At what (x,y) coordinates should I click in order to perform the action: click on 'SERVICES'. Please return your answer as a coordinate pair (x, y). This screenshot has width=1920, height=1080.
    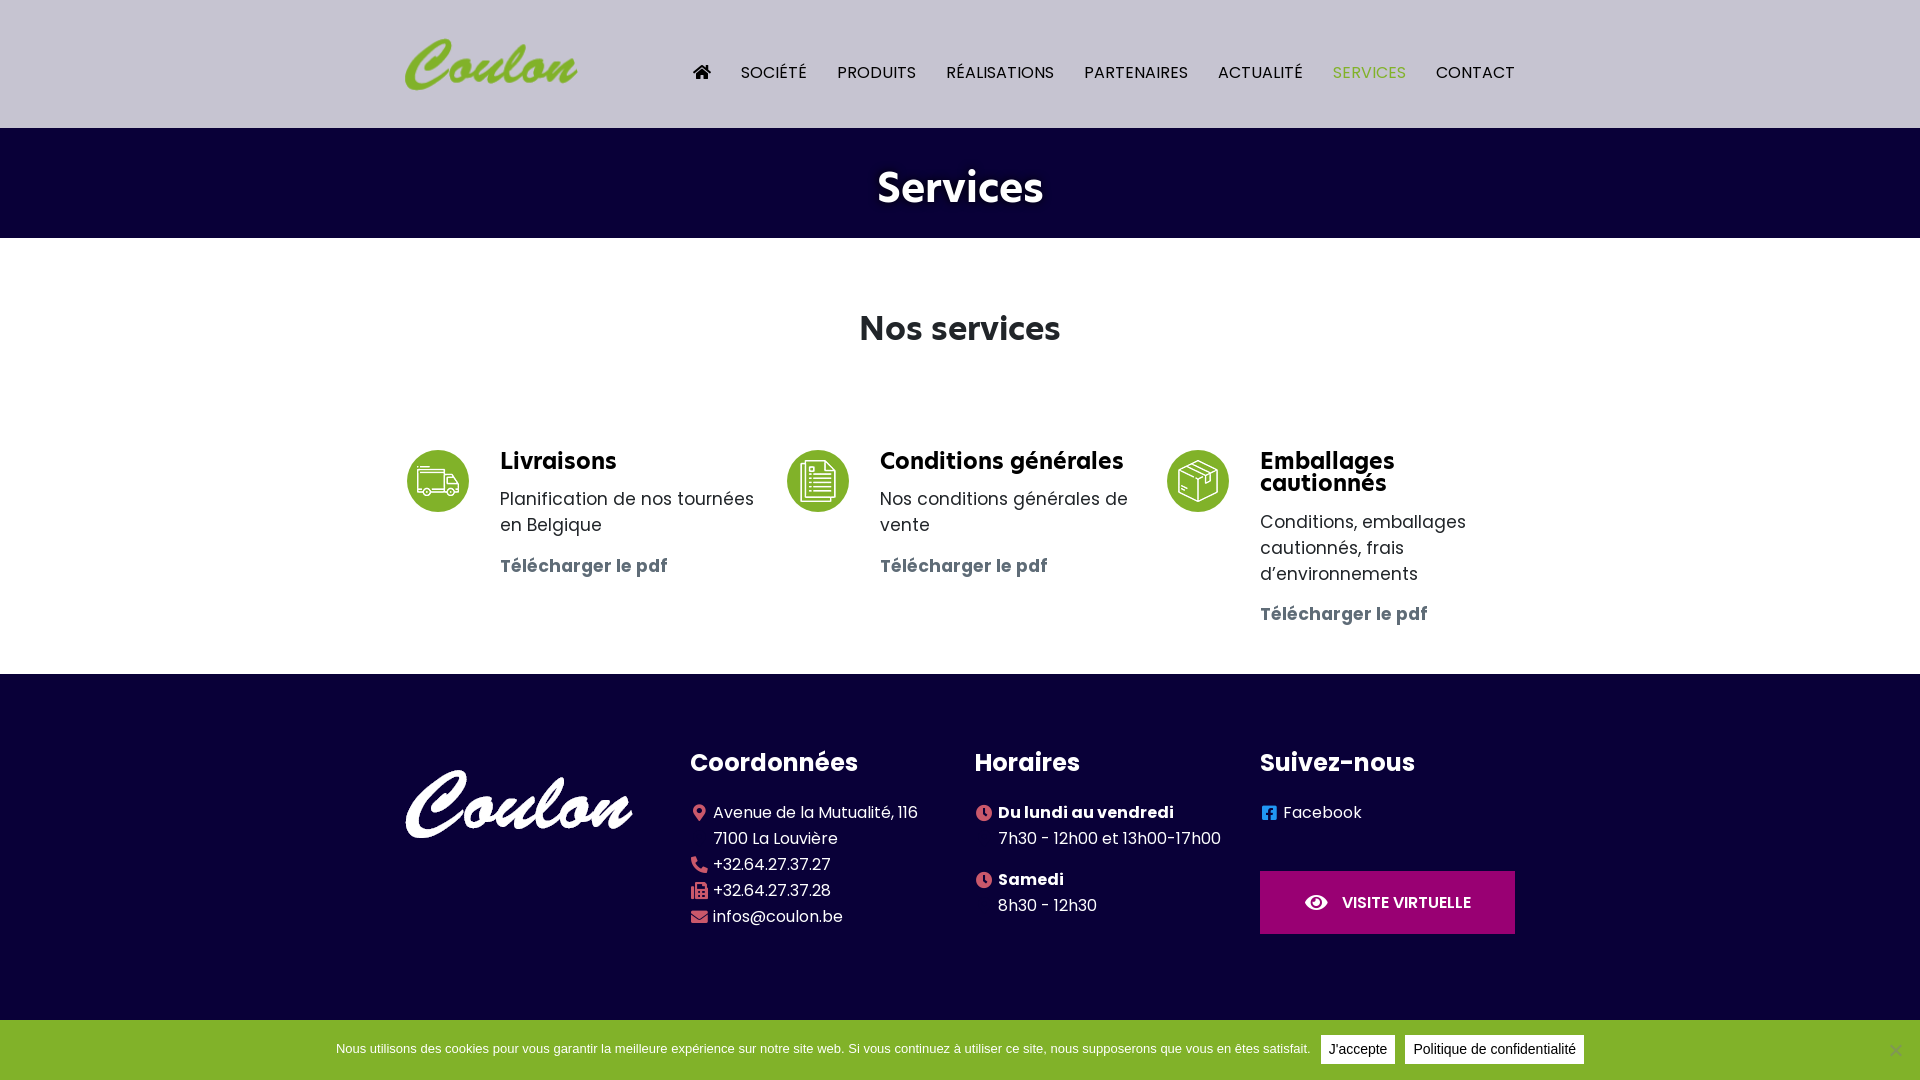
    Looking at the image, I should click on (1354, 62).